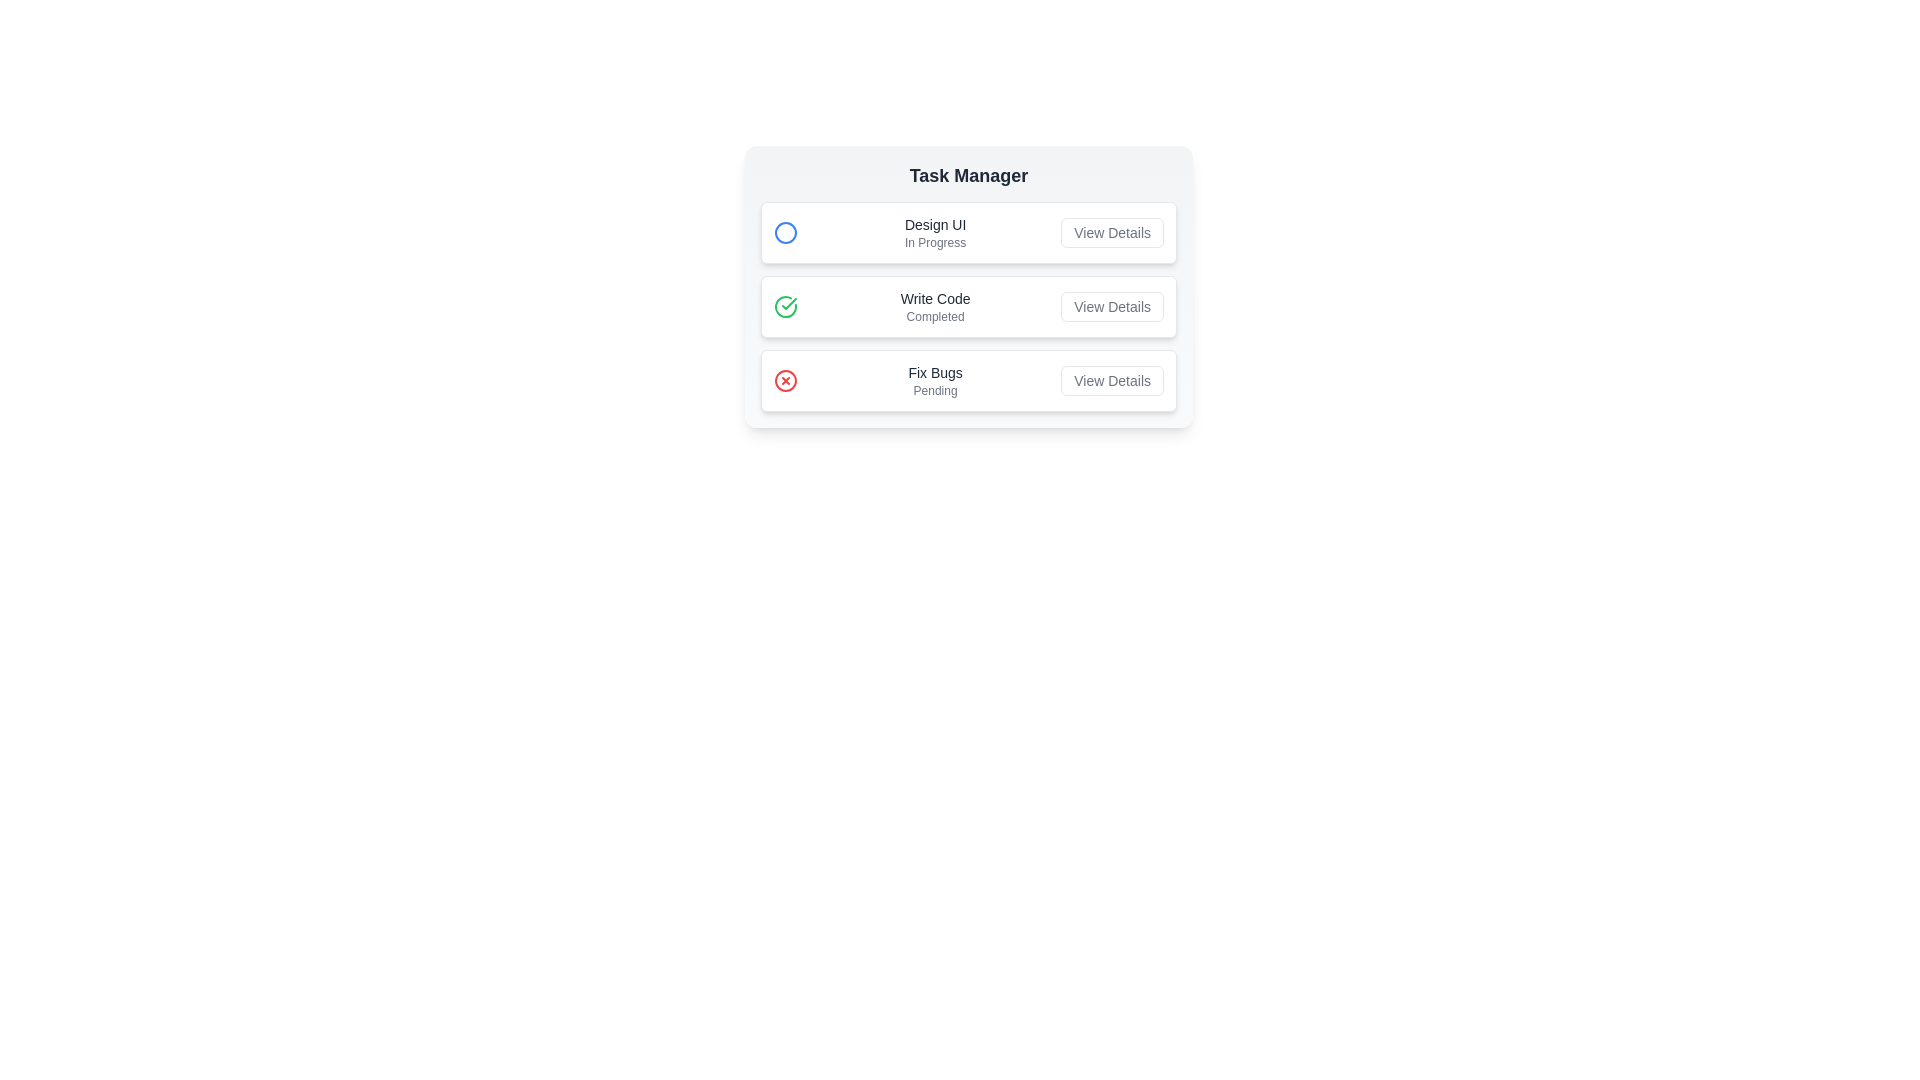 The image size is (1920, 1080). I want to click on the 'View Details' button for the task 'Fix Bugs', so click(1111, 381).